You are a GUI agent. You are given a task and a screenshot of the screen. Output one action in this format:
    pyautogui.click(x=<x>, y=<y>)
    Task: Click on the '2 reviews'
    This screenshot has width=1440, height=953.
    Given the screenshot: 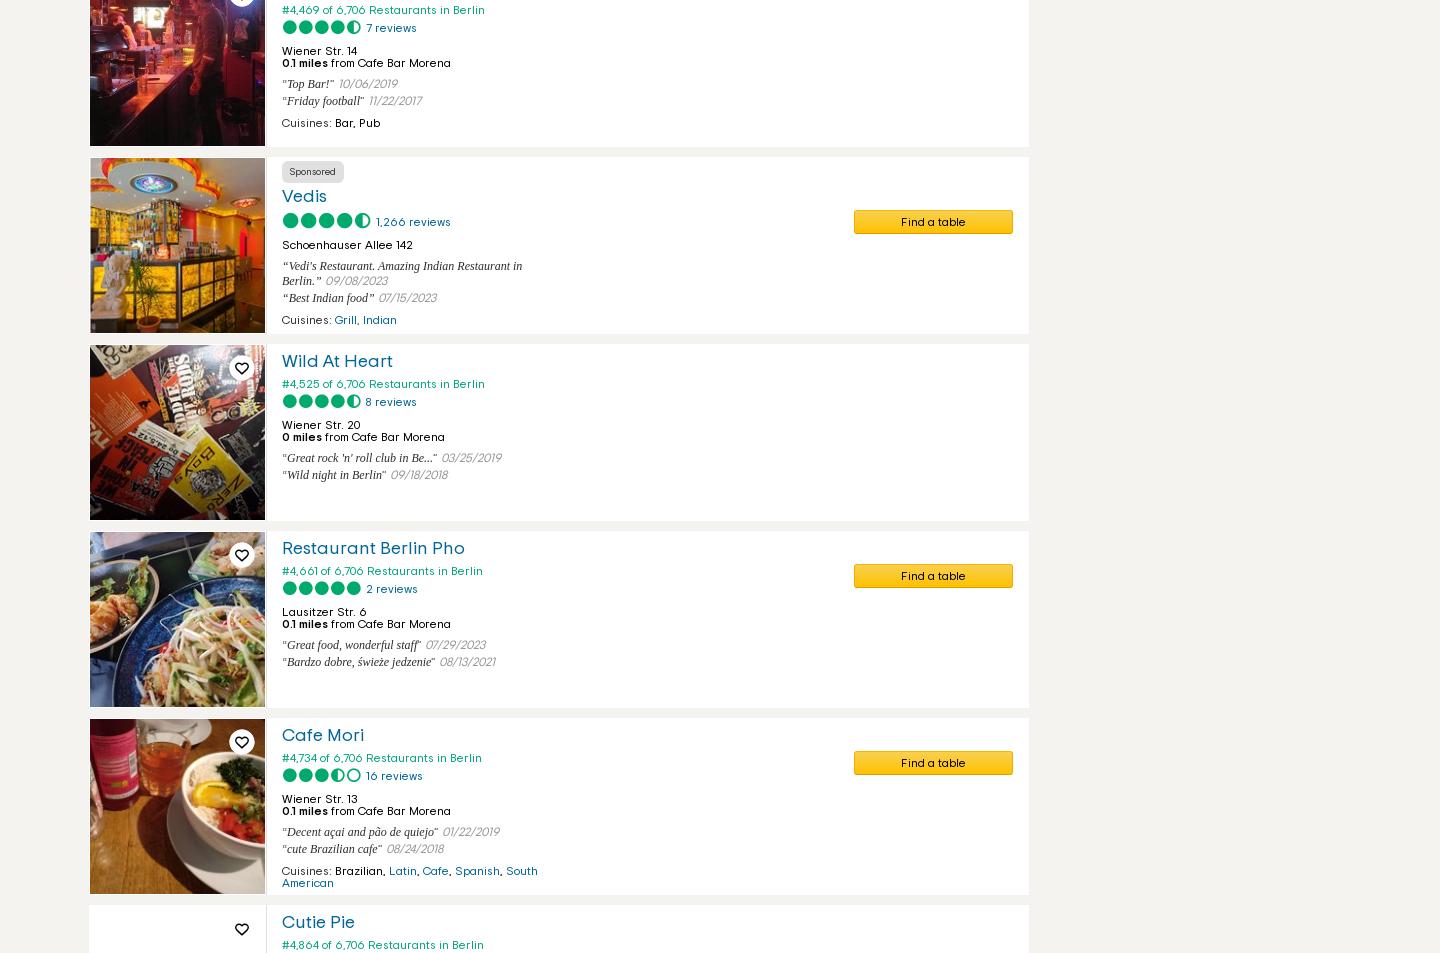 What is the action you would take?
    pyautogui.click(x=390, y=588)
    